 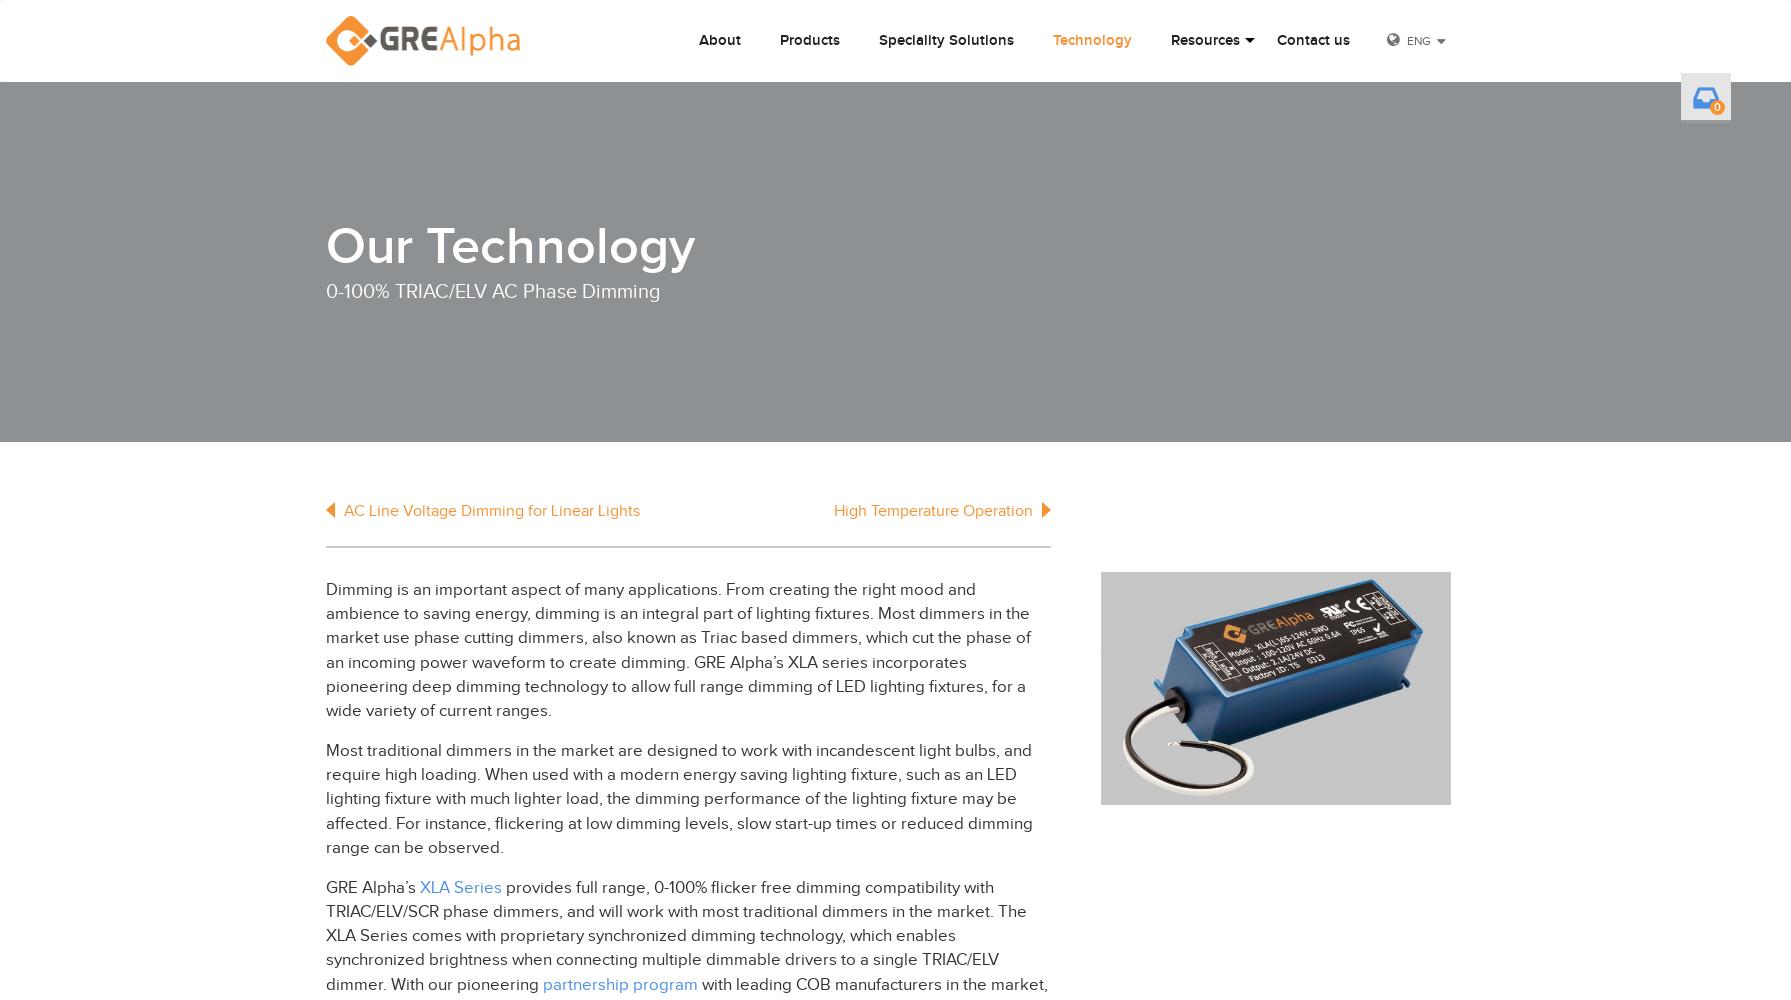 What do you see at coordinates (931, 511) in the screenshot?
I see `'High Temperature Operation'` at bounding box center [931, 511].